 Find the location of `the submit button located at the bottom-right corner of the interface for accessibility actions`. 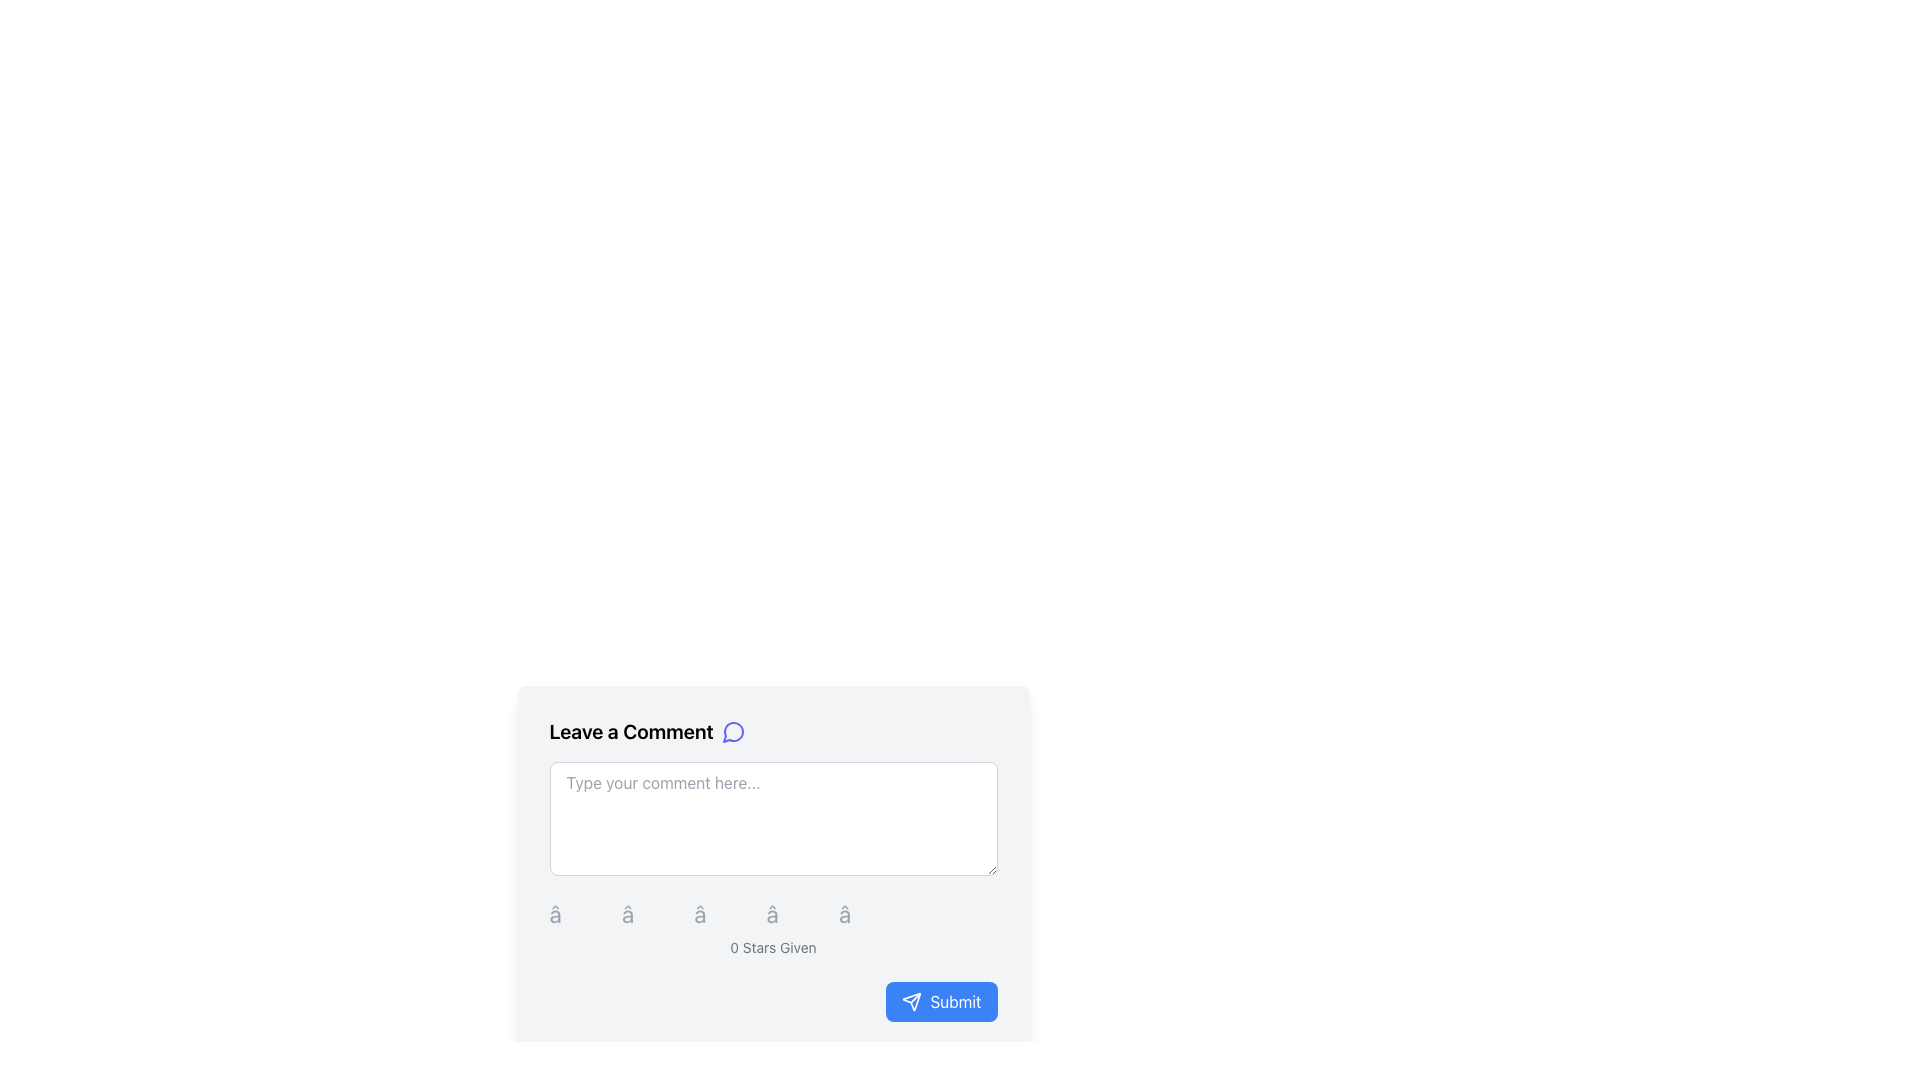

the submit button located at the bottom-right corner of the interface for accessibility actions is located at coordinates (940, 1002).